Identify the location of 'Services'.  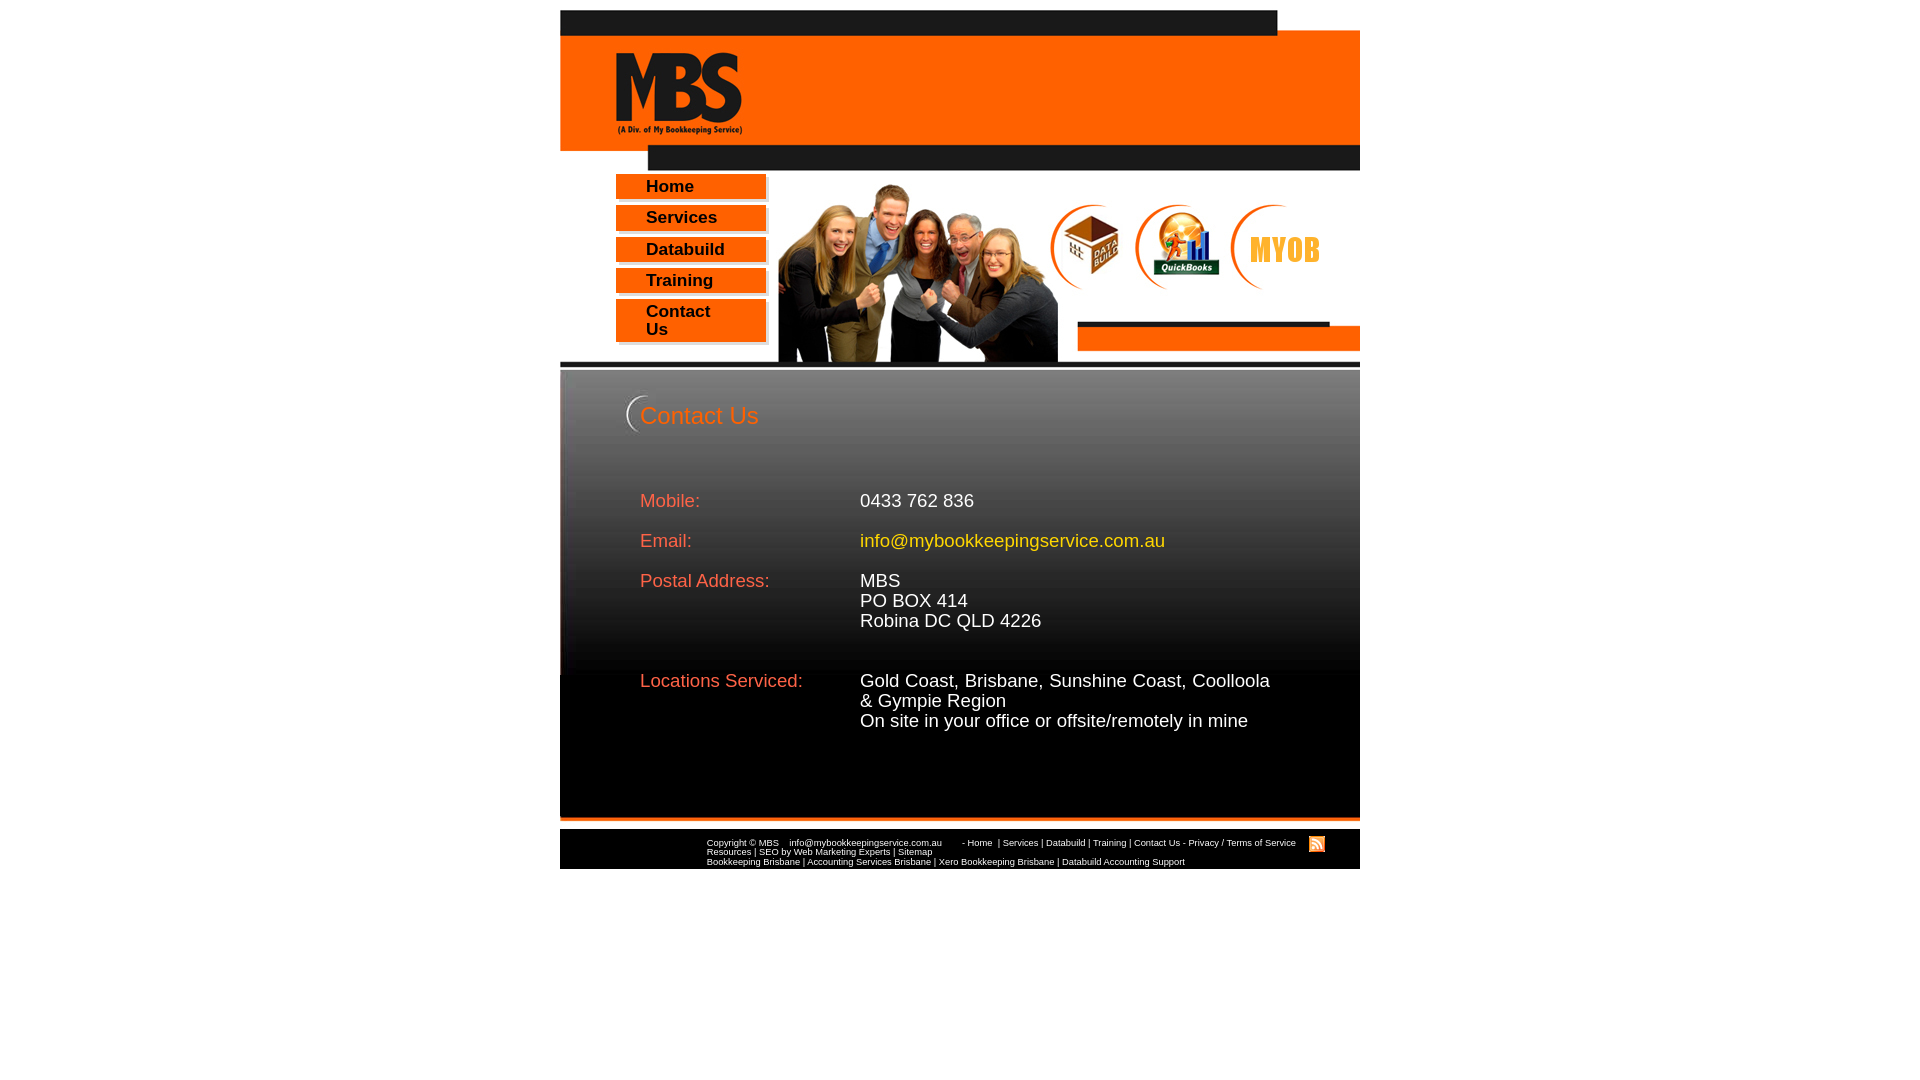
(1021, 843).